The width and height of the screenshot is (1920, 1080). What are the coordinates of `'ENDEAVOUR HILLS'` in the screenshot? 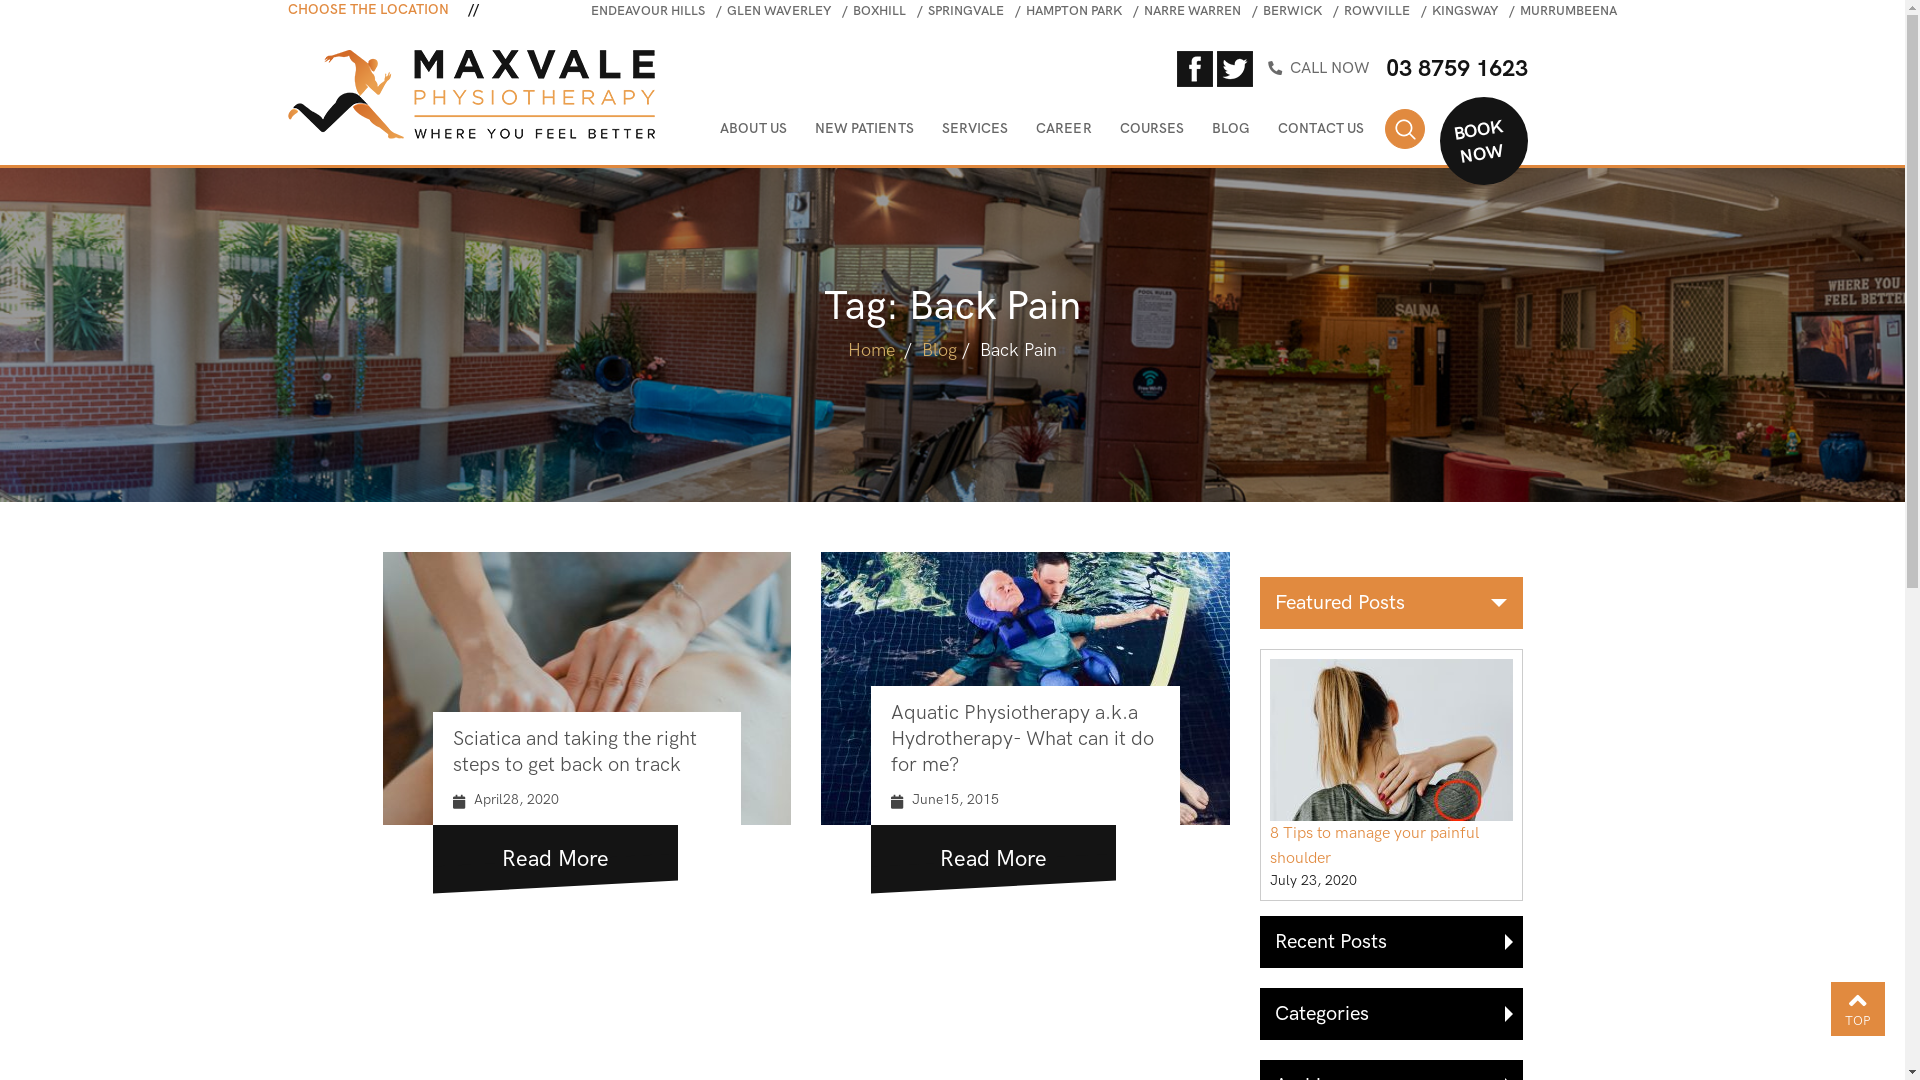 It's located at (648, 11).